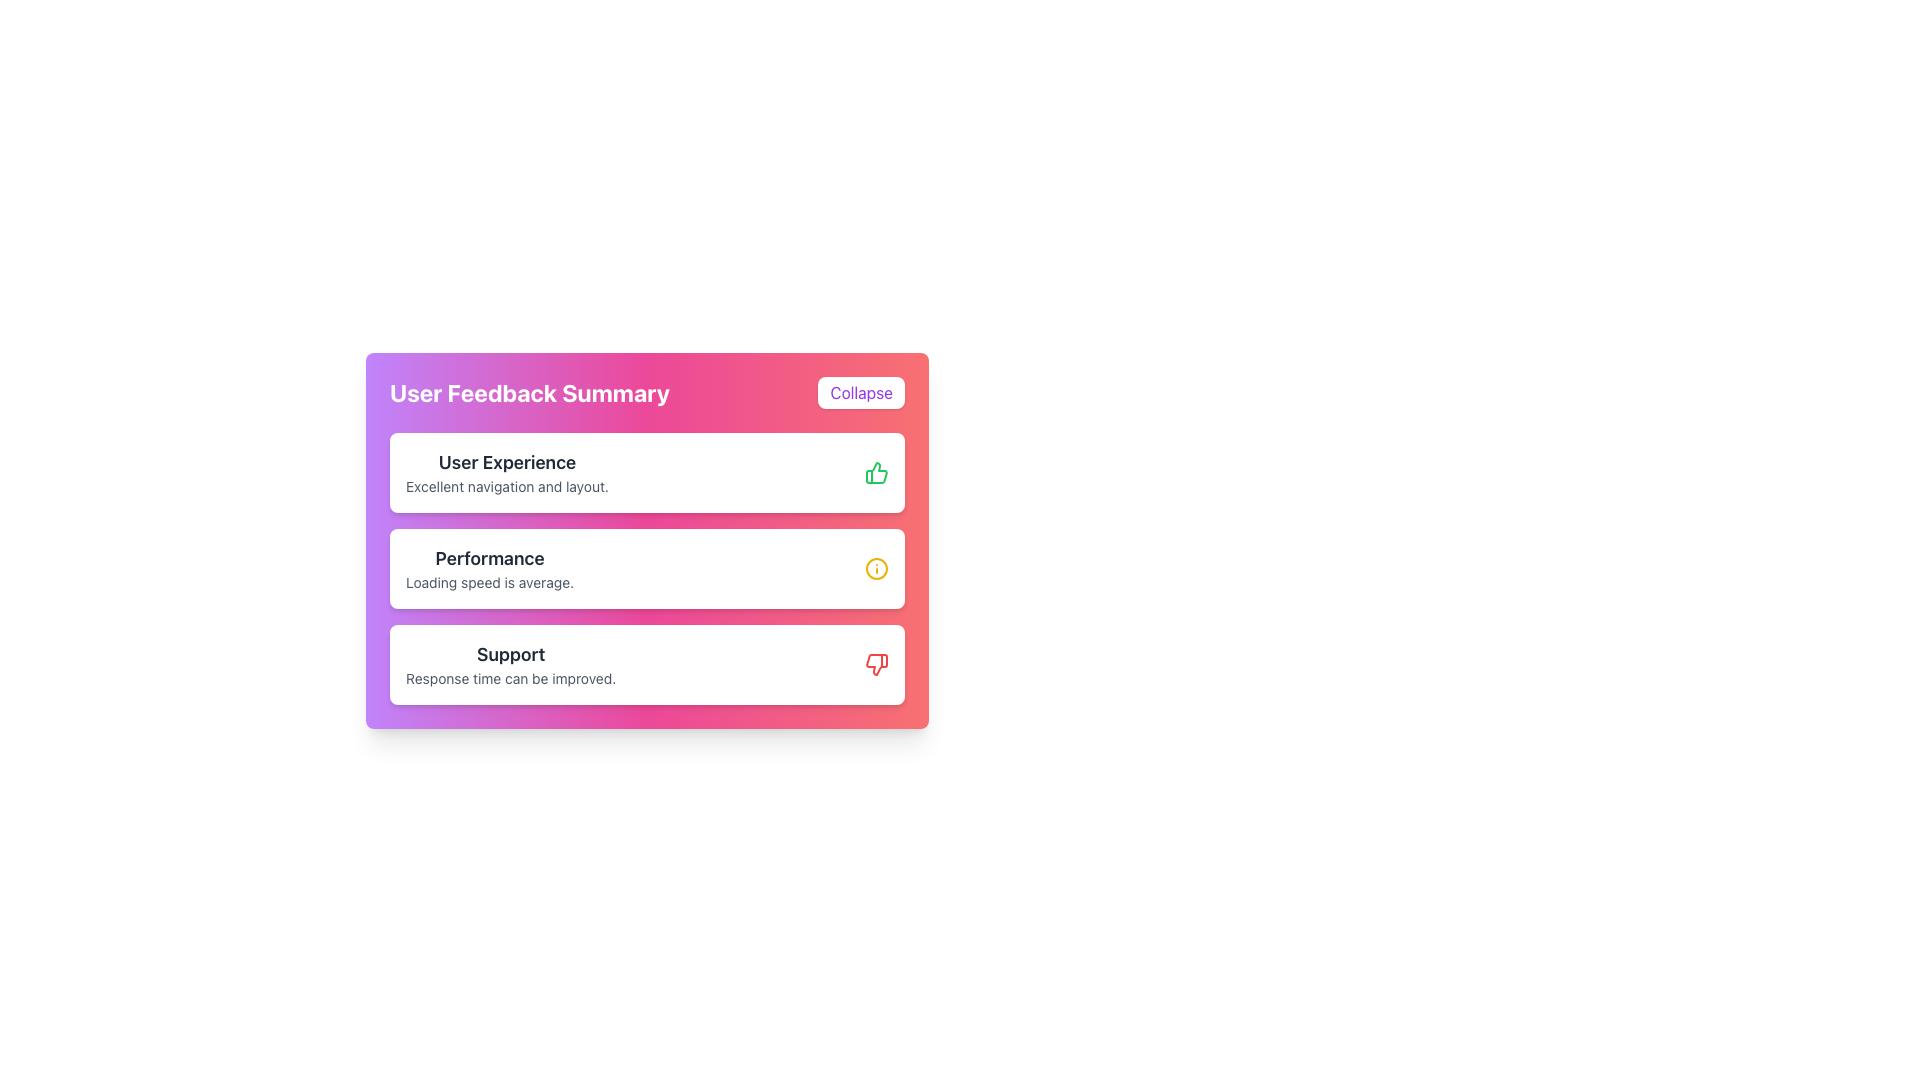  Describe the element at coordinates (647, 569) in the screenshot. I see `the performance feedback card located below the 'User Experience' card in the user feedback summary box` at that location.